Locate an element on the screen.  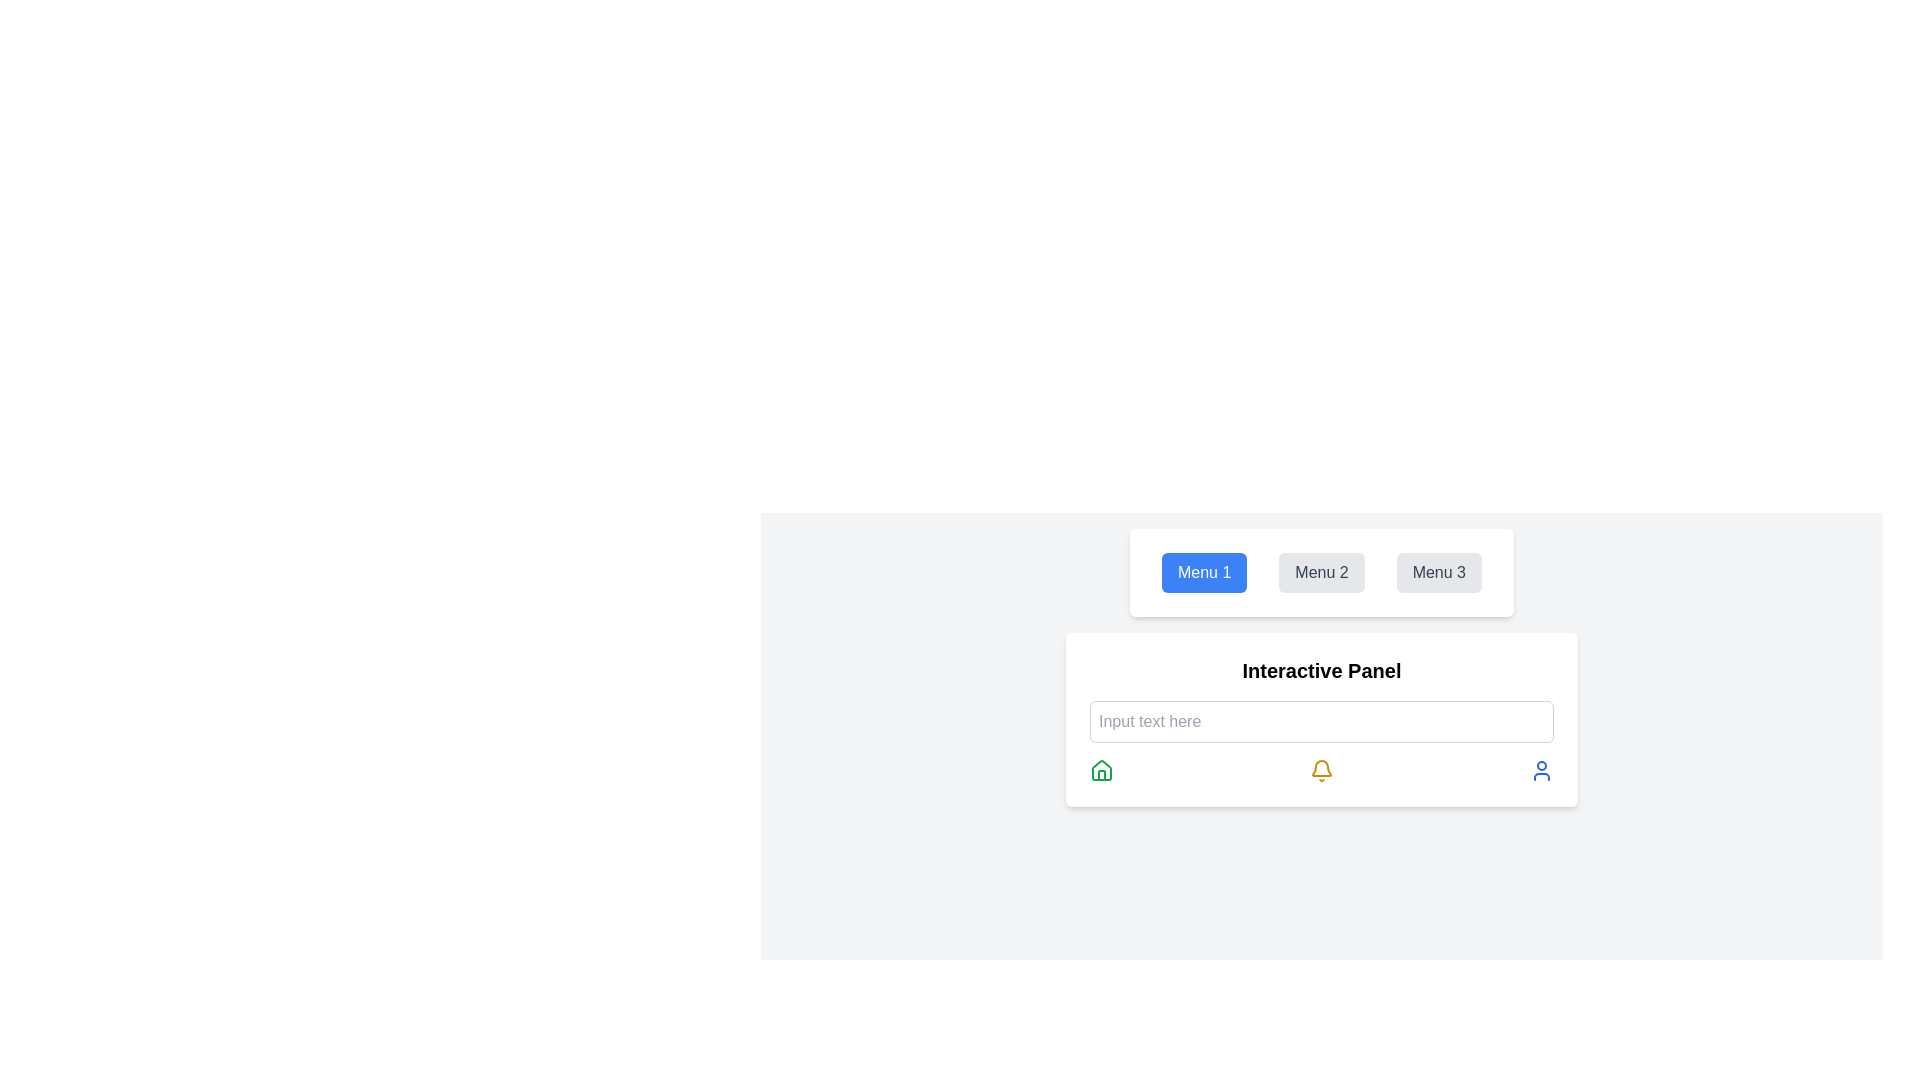
the Notification Bell icon located between the green house icon and the blue user icon at the bottom section of the panel is located at coordinates (1321, 770).